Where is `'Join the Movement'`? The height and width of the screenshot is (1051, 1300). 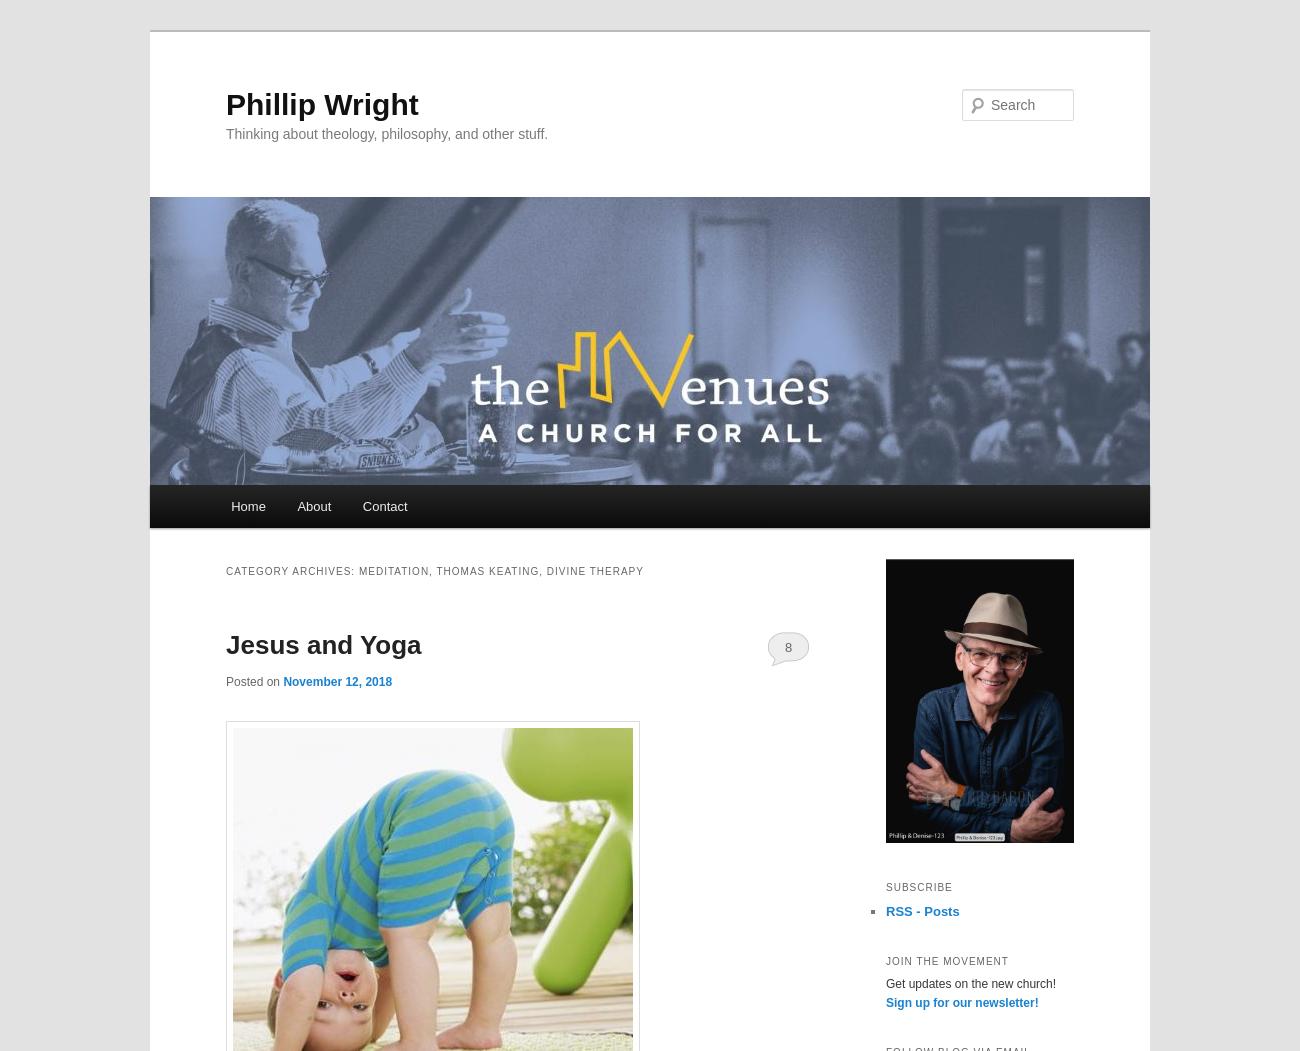
'Join the Movement' is located at coordinates (947, 959).